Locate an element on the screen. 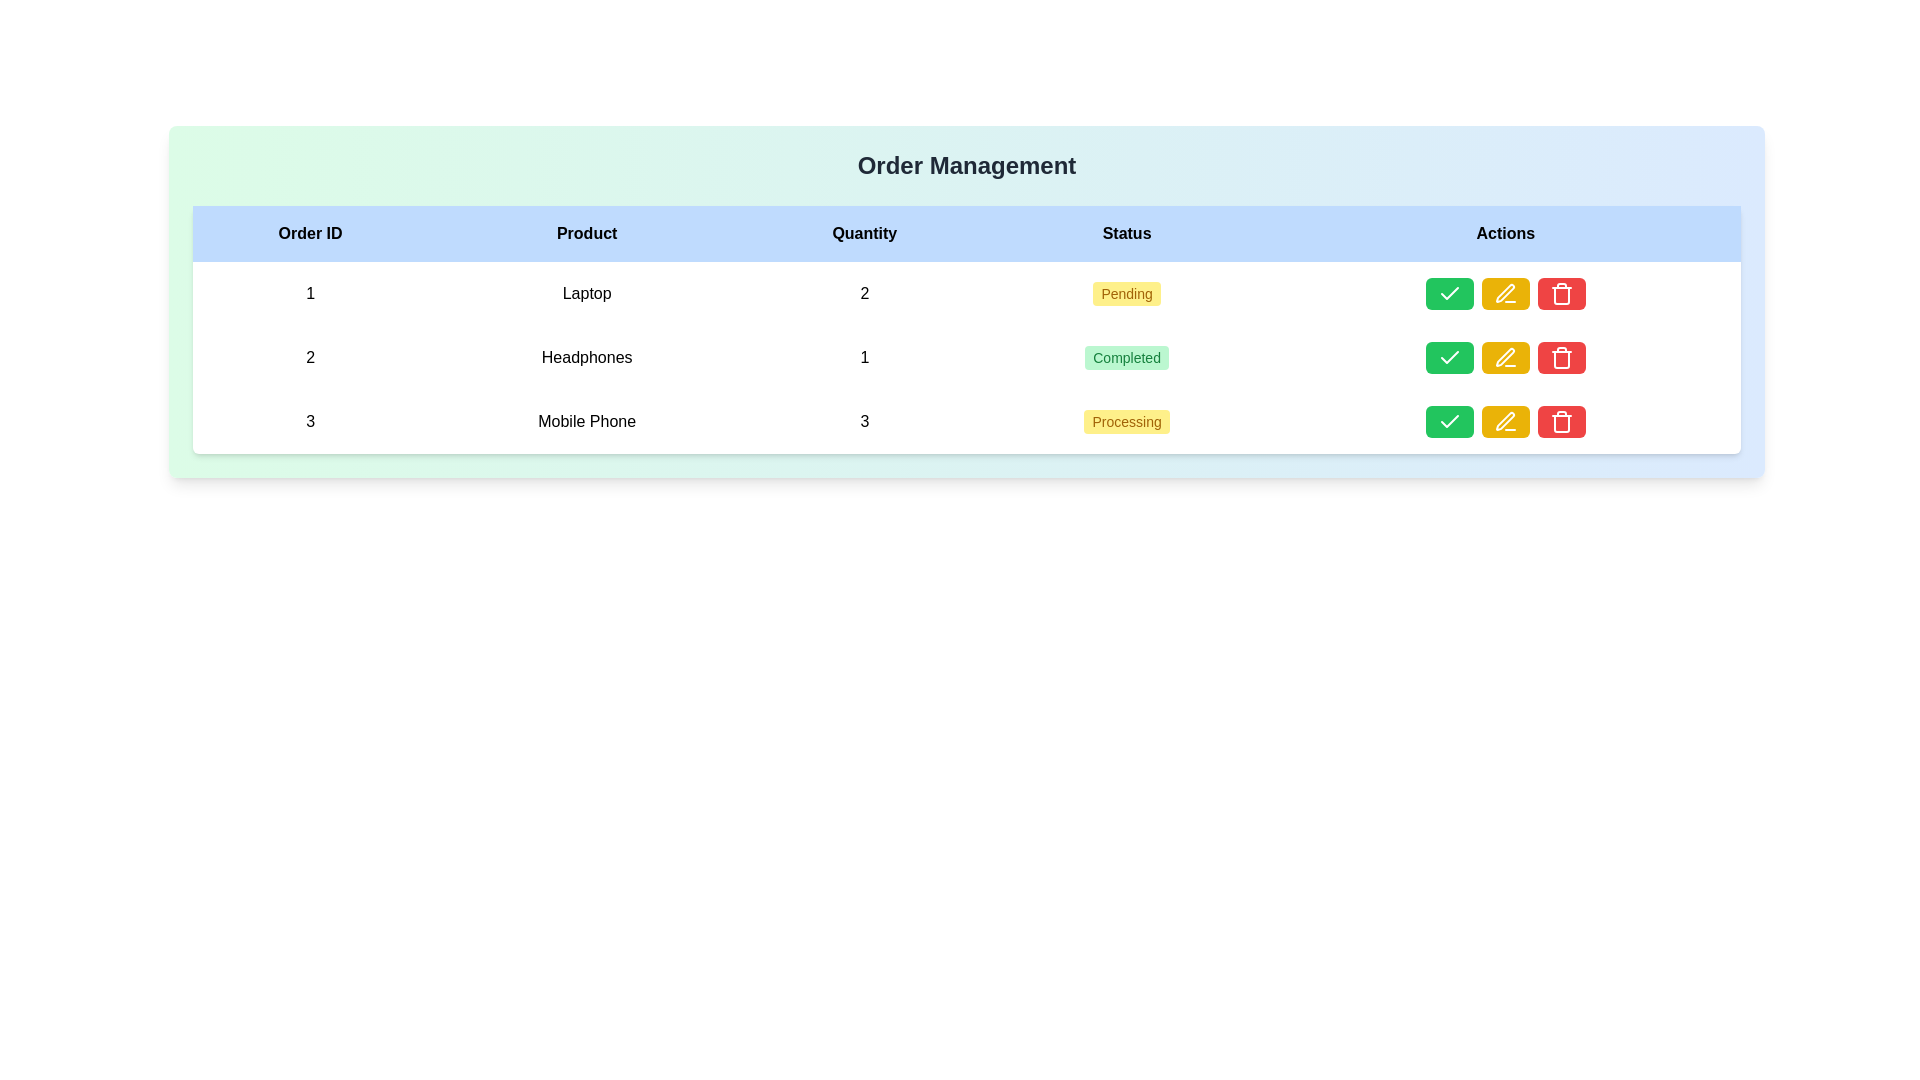 This screenshot has height=1080, width=1920. the green checkmark icon located in the Actions column of the second row to confirm the action is located at coordinates (1449, 293).